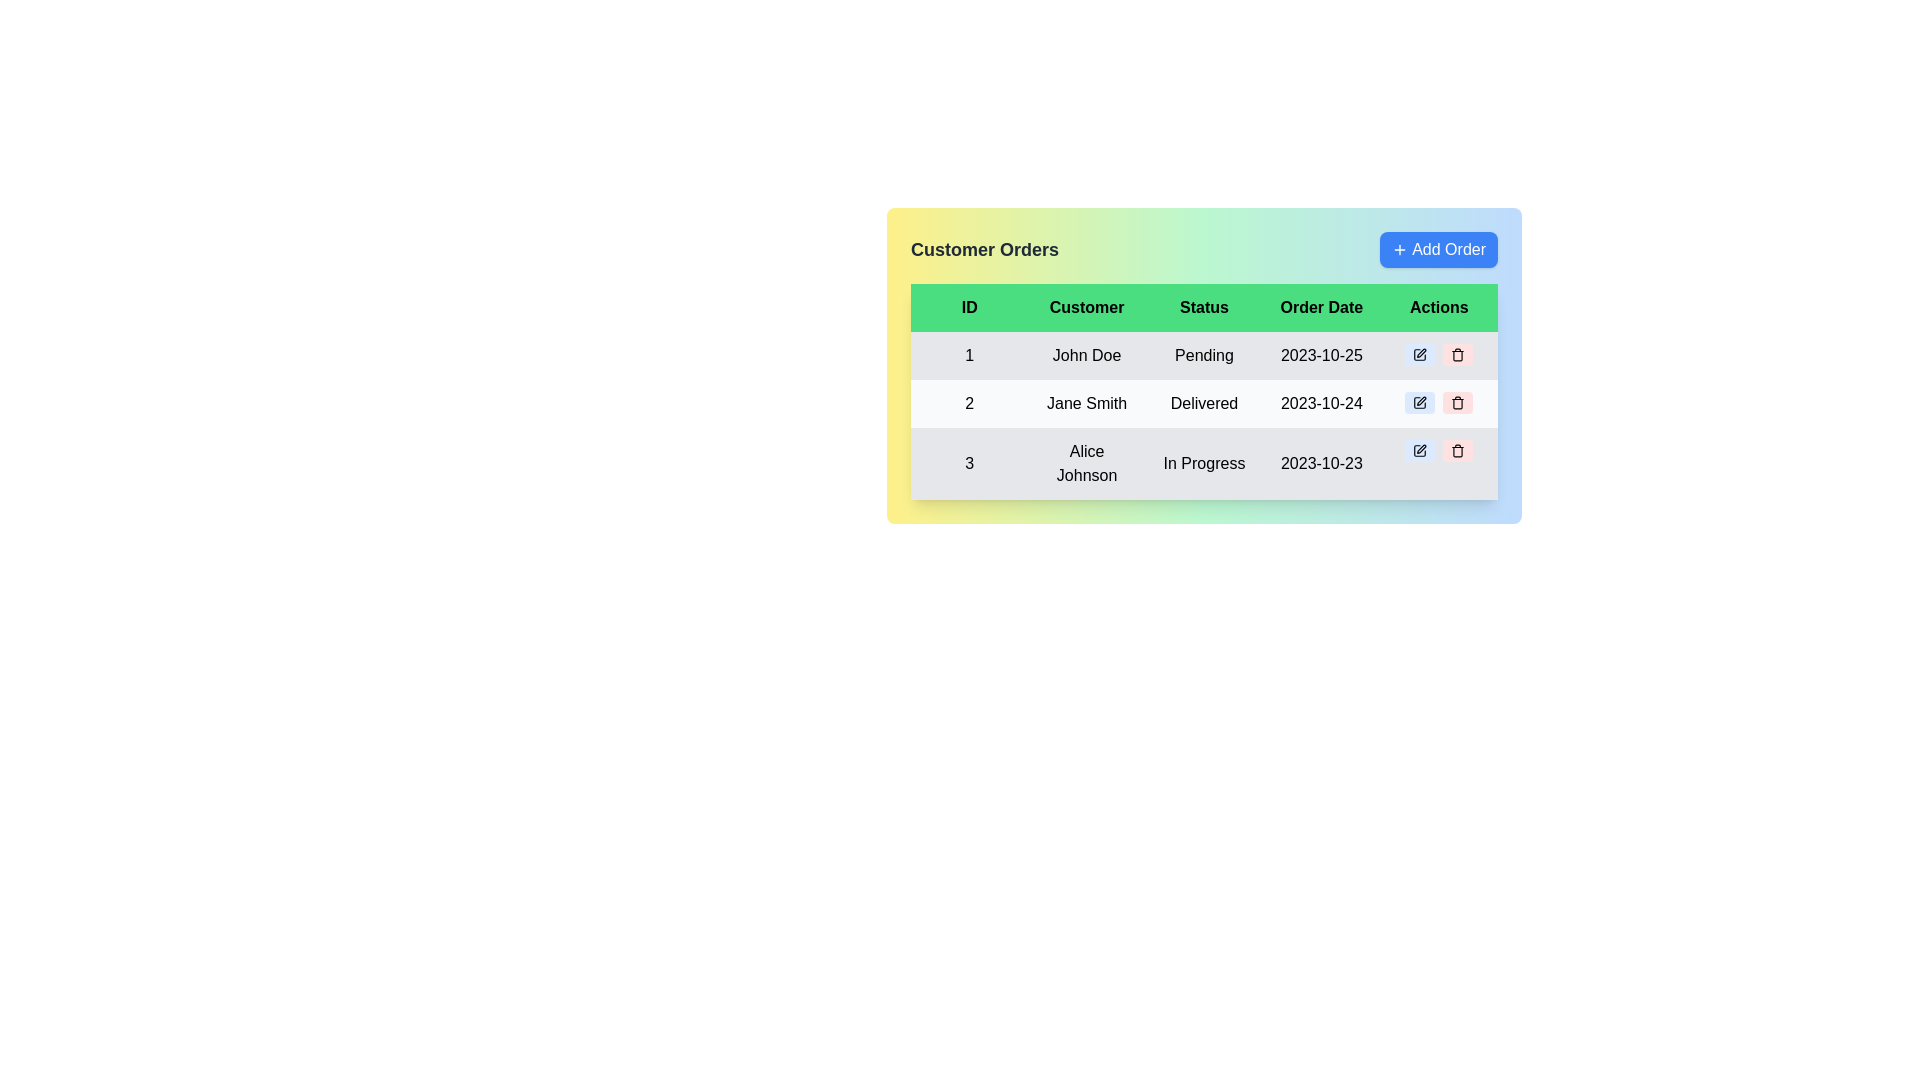 The image size is (1920, 1080). Describe the element at coordinates (1419, 451) in the screenshot. I see `the pencil icon located in the third row of the Actions column, which is part of the editing or modification function` at that location.